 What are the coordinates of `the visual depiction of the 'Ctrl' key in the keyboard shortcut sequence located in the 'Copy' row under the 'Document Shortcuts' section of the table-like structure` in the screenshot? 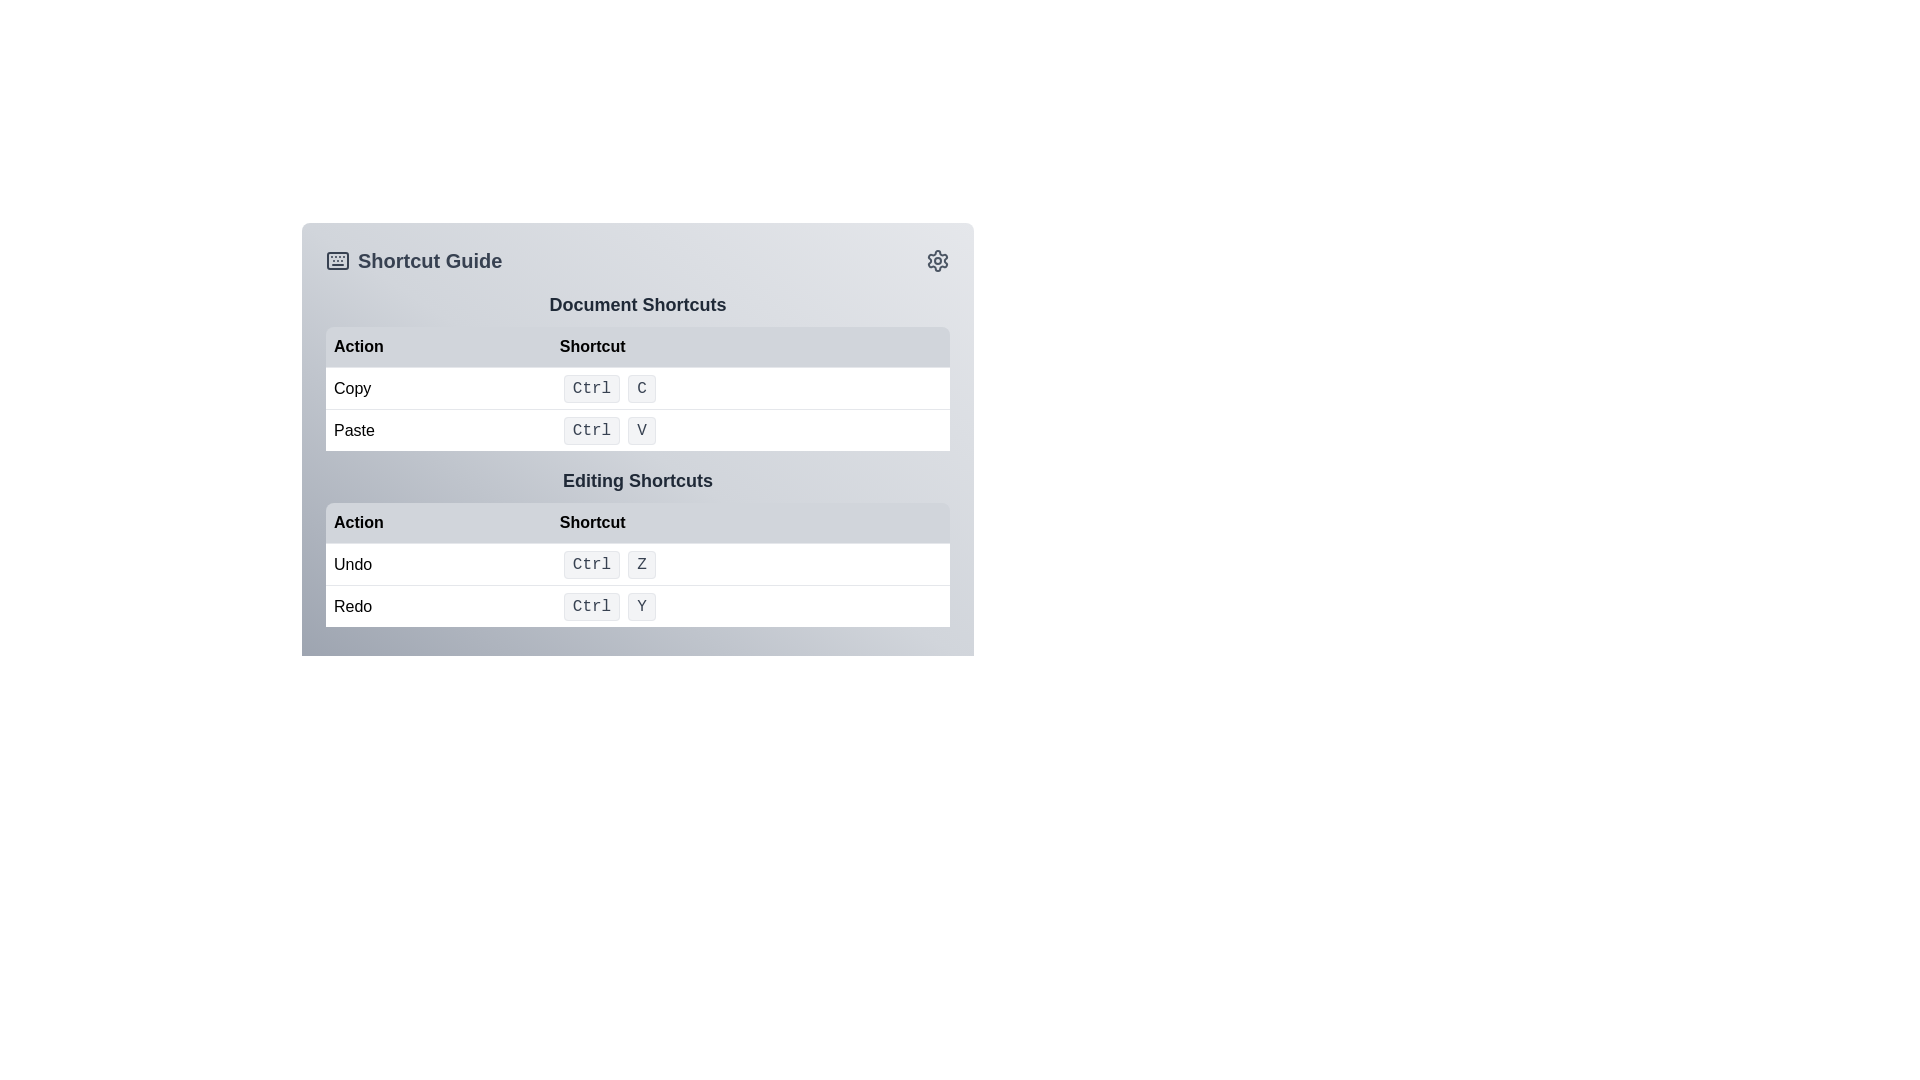 It's located at (590, 389).